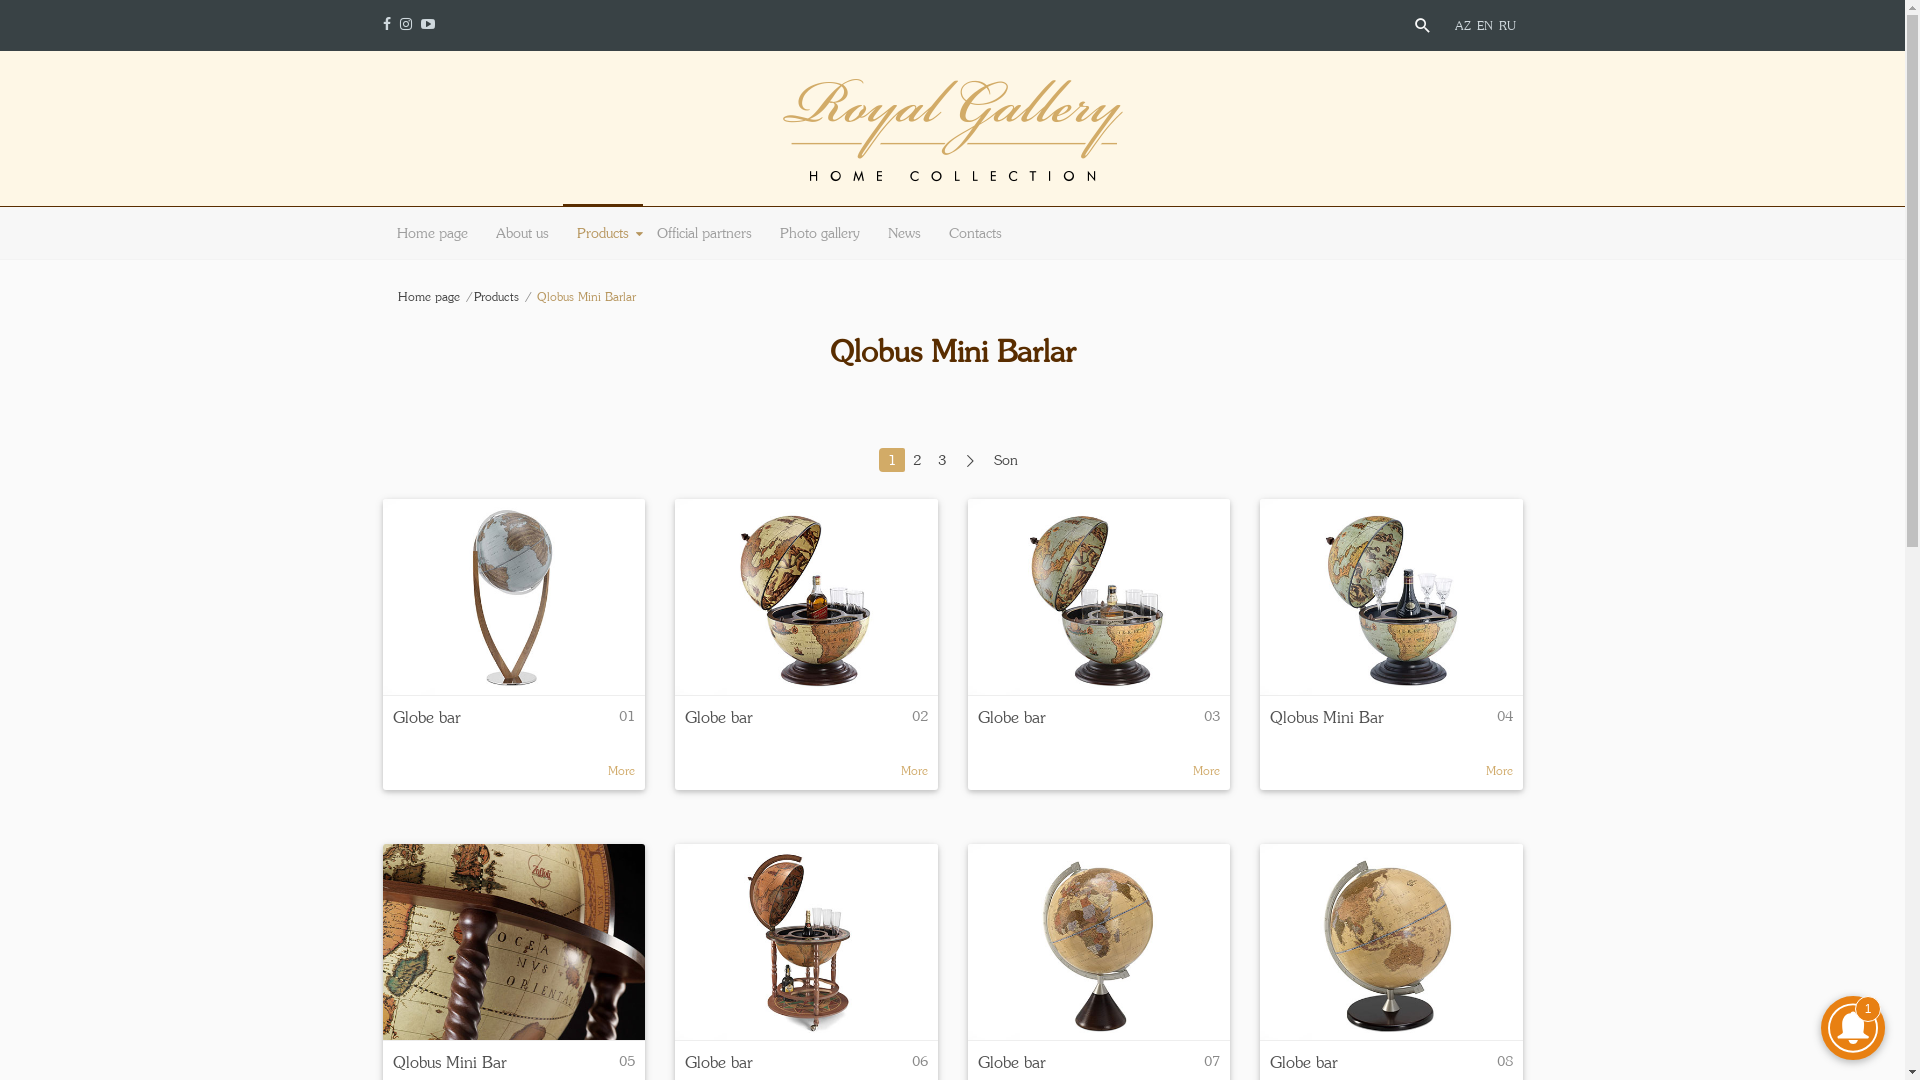 The width and height of the screenshot is (1920, 1080). Describe the element at coordinates (912, 769) in the screenshot. I see `'More'` at that location.